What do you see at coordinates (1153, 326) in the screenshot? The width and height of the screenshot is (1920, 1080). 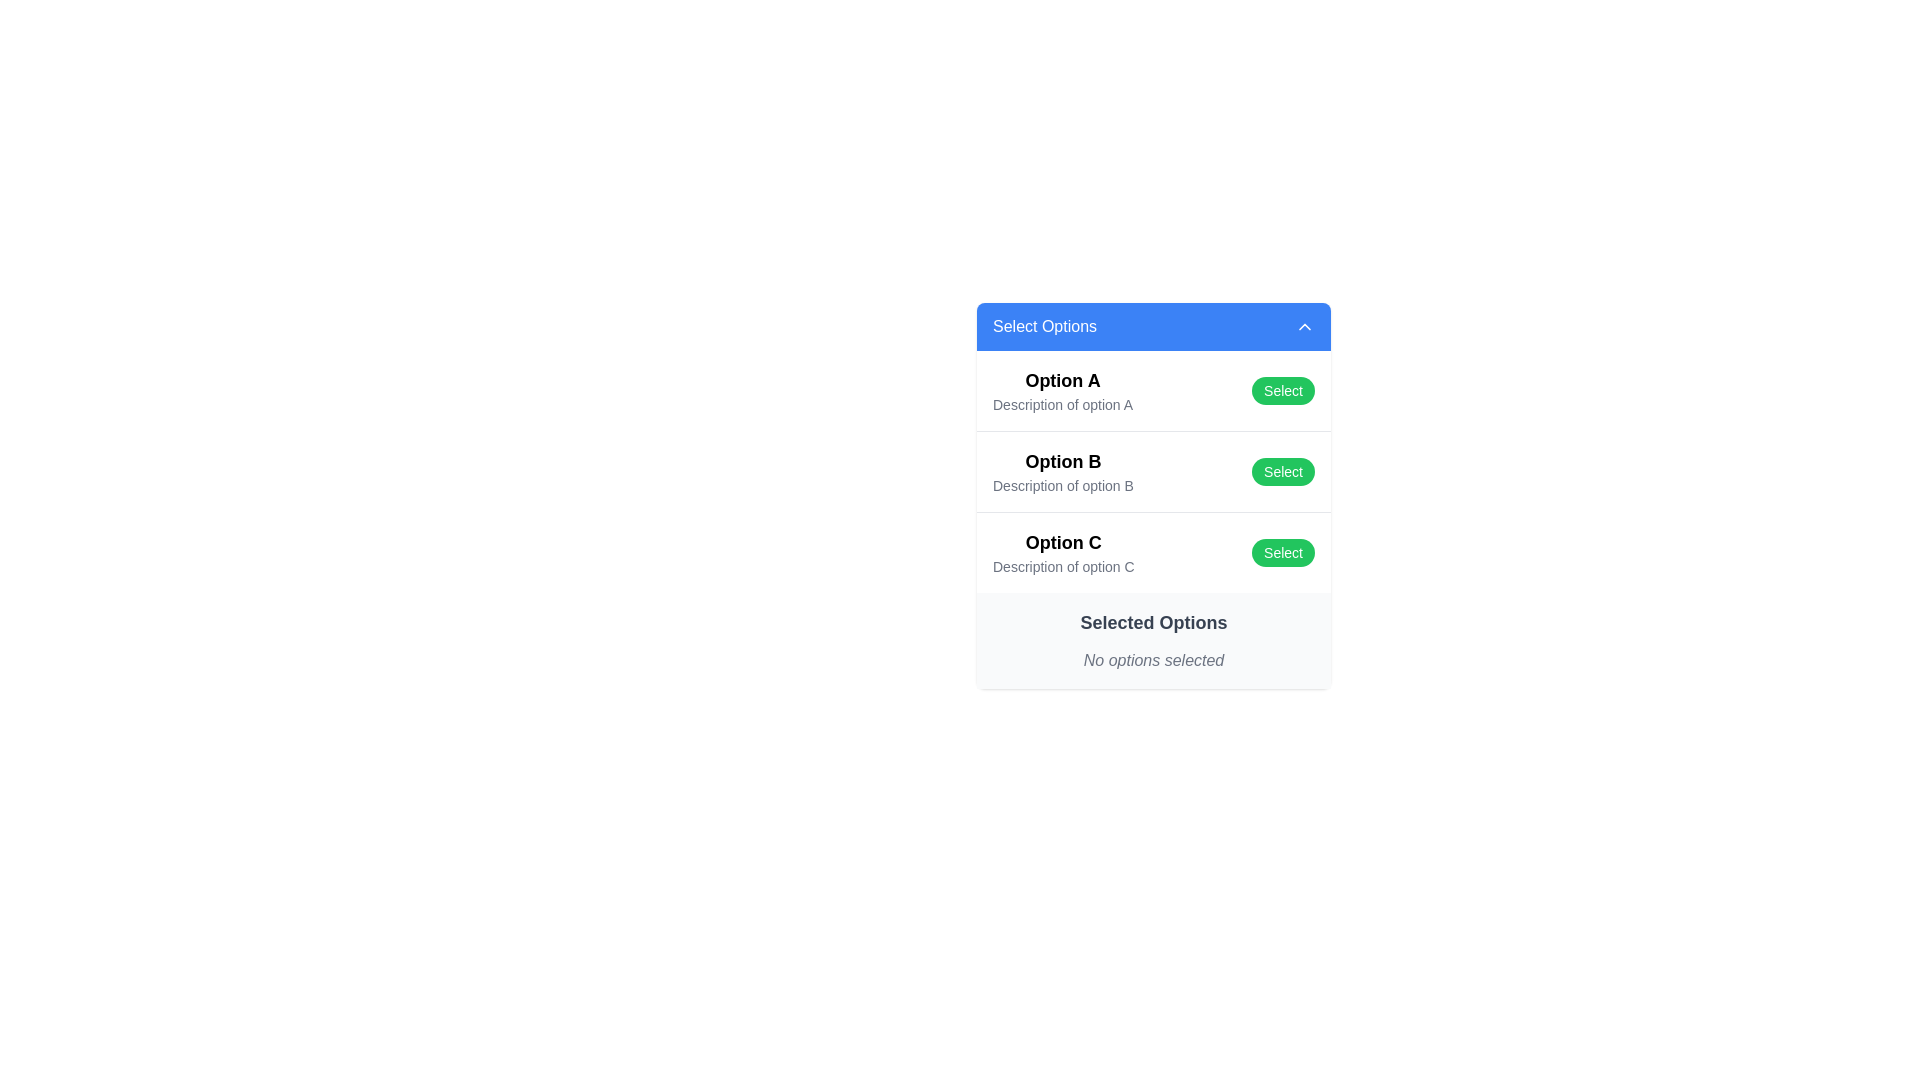 I see `the Dropdown toggle button, which has a blue background and the text 'Select Options'` at bounding box center [1153, 326].